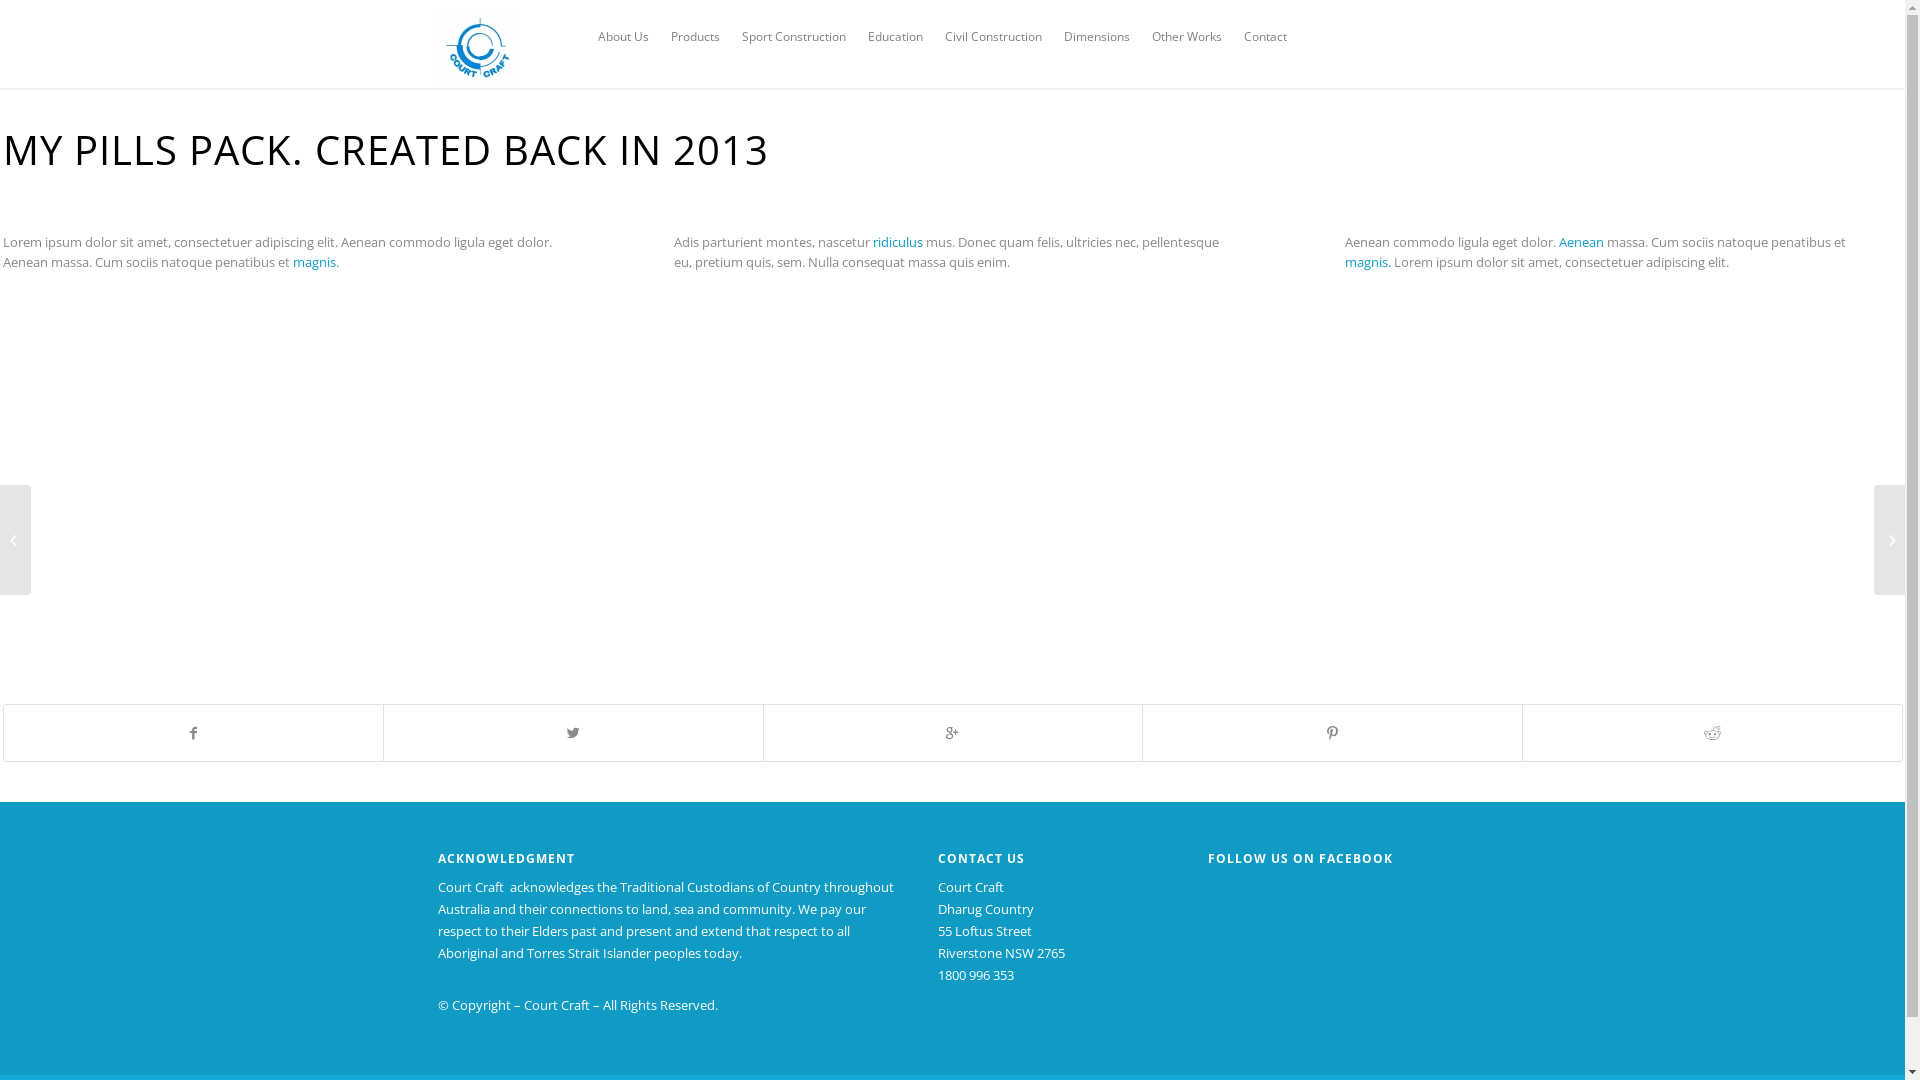  What do you see at coordinates (1264, 37) in the screenshot?
I see `'Contact'` at bounding box center [1264, 37].